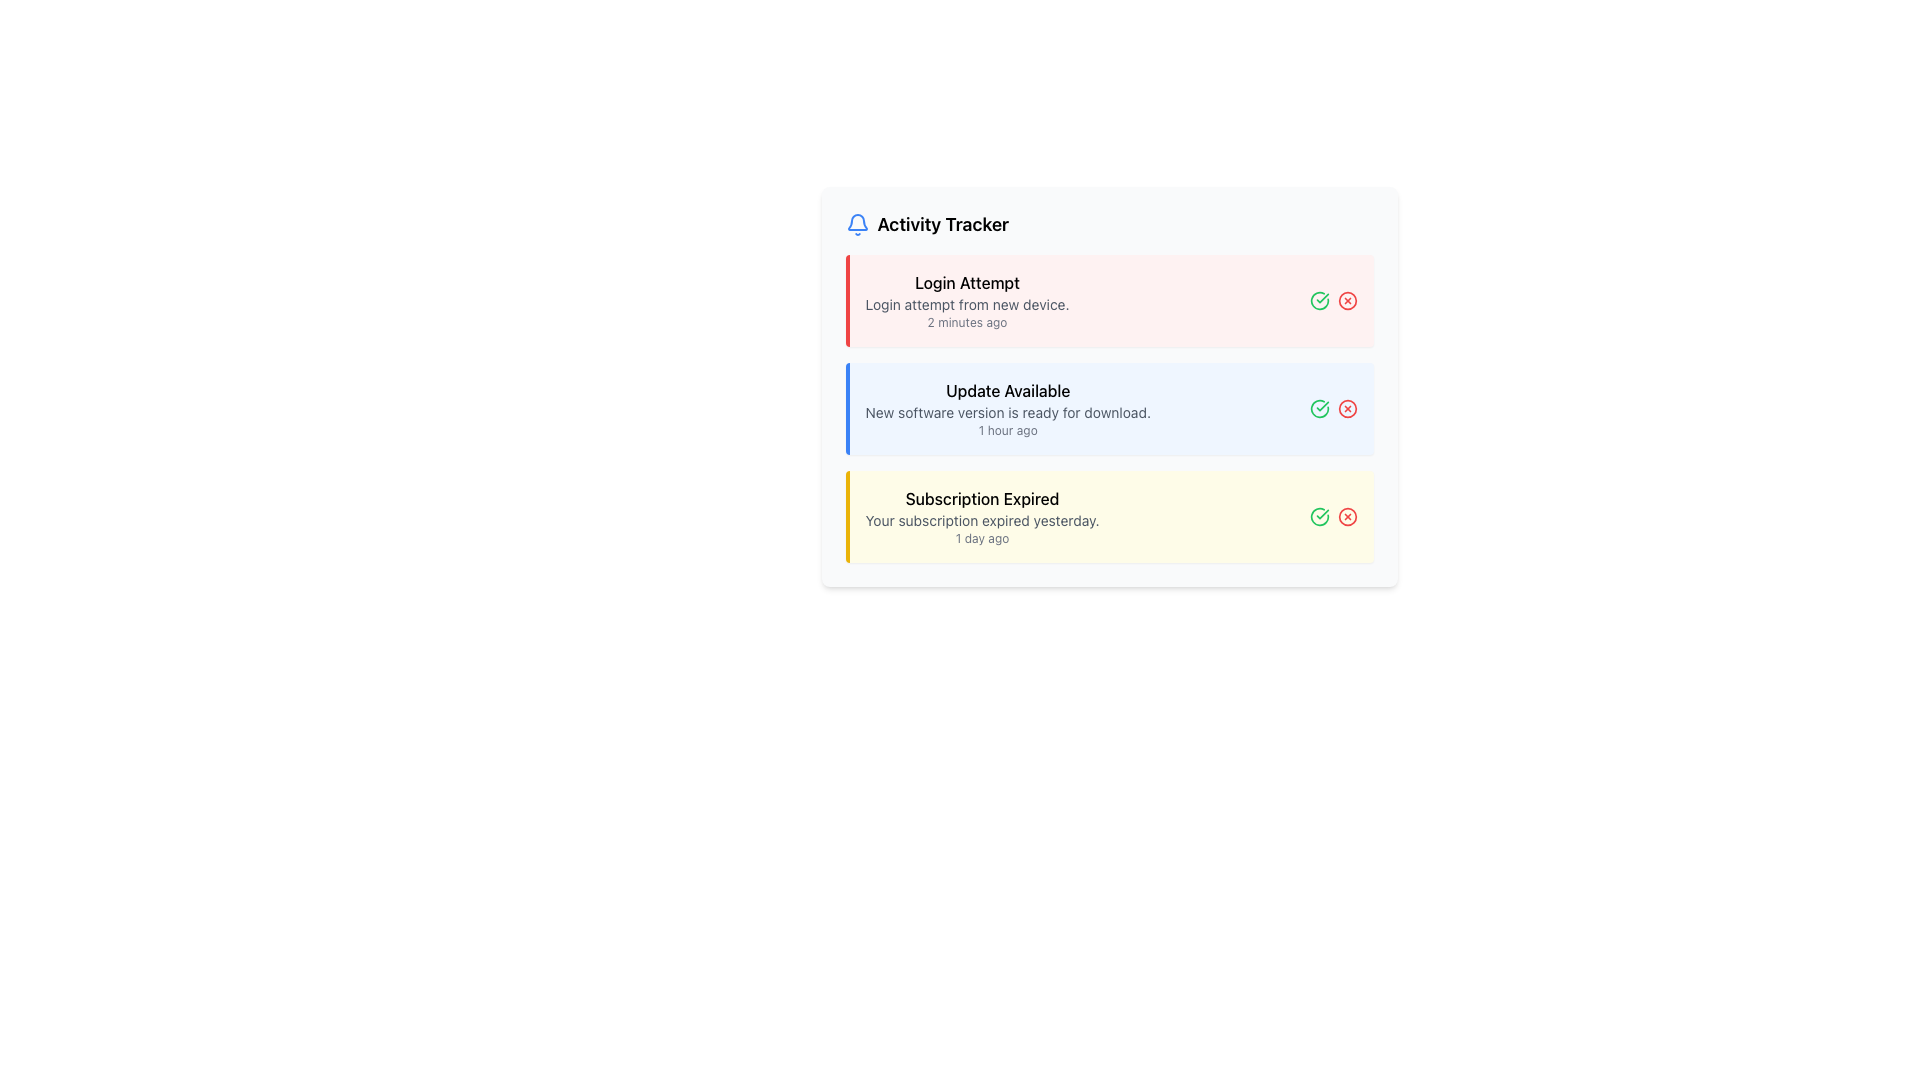 The image size is (1920, 1080). I want to click on timestamp displayed in the gray text label that shows '1 hour ago', which is positioned below the notification text 'New software version is ready for download.', so click(1008, 430).